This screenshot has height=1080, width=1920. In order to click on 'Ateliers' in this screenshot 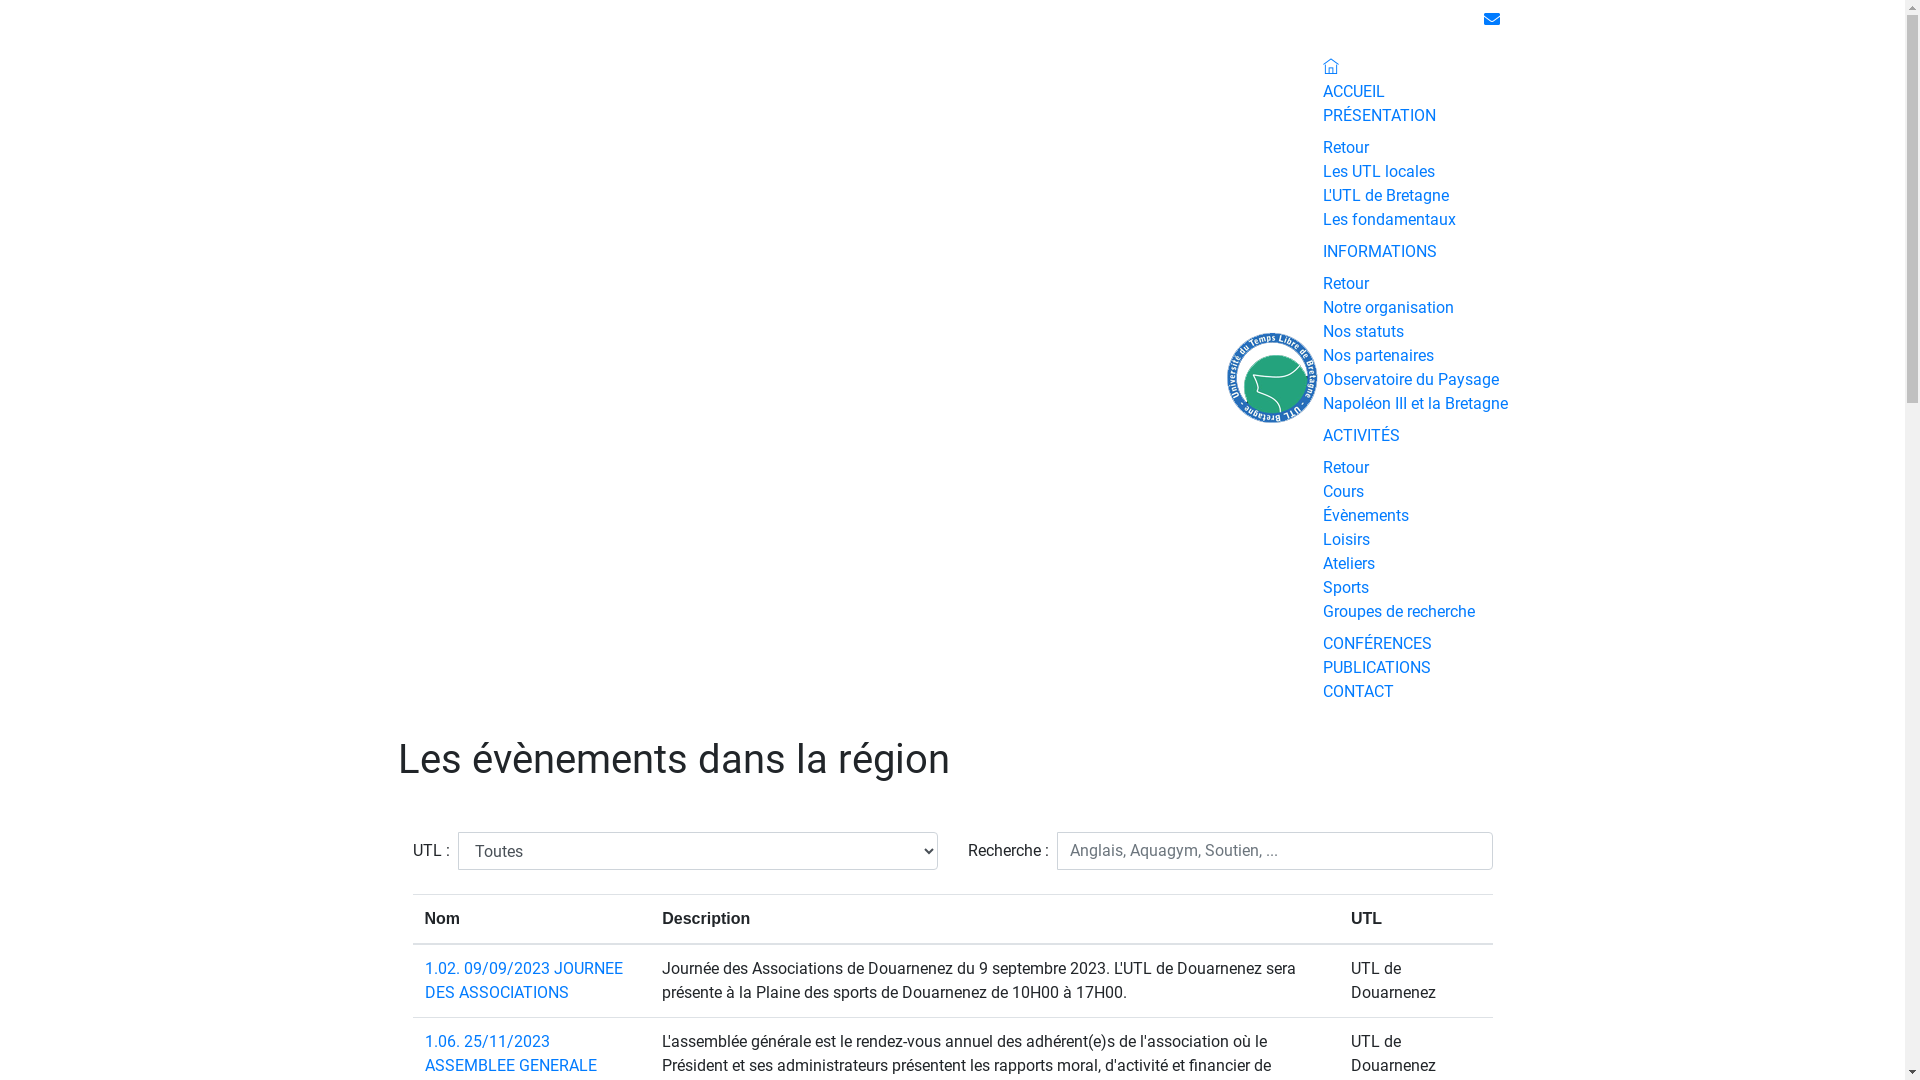, I will do `click(1348, 563)`.